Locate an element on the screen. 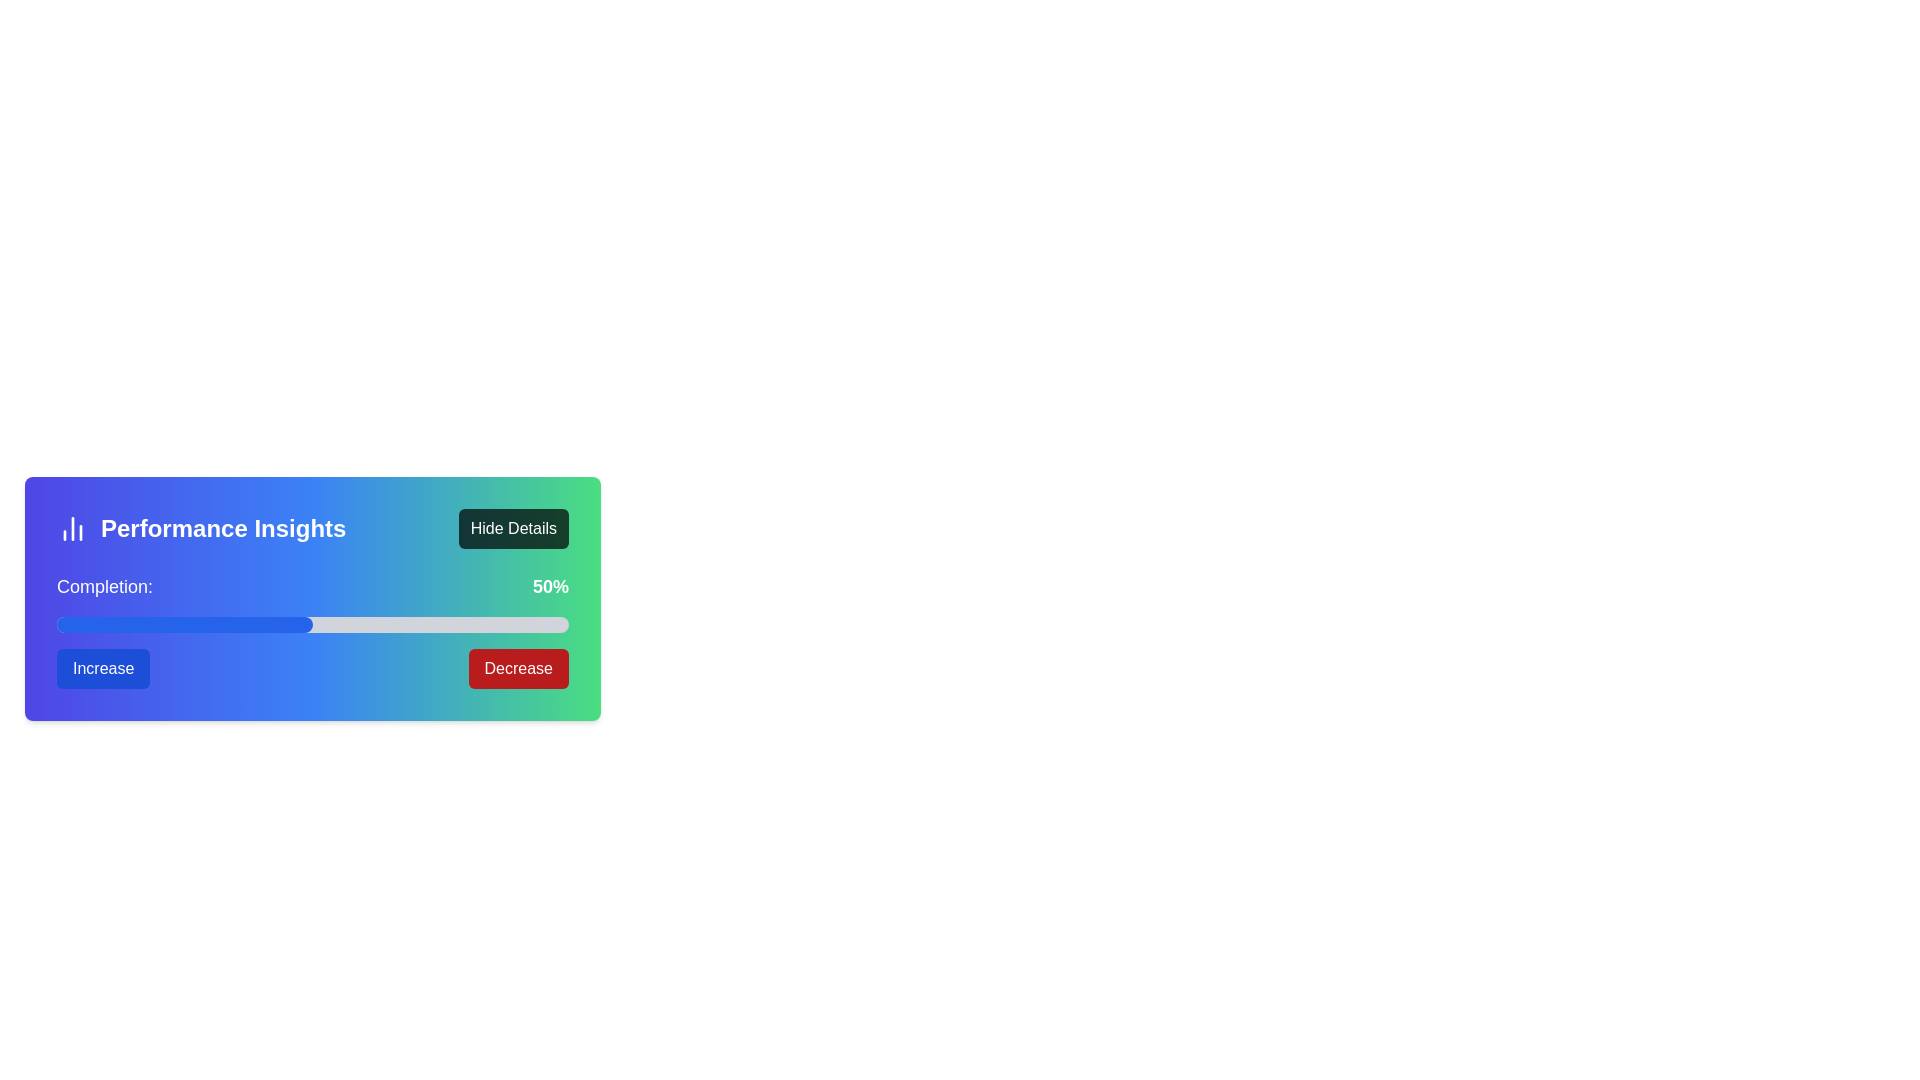  the text label displaying '50%' in bold white font on a green background, located near the right end of a horizontal progress bar is located at coordinates (551, 585).